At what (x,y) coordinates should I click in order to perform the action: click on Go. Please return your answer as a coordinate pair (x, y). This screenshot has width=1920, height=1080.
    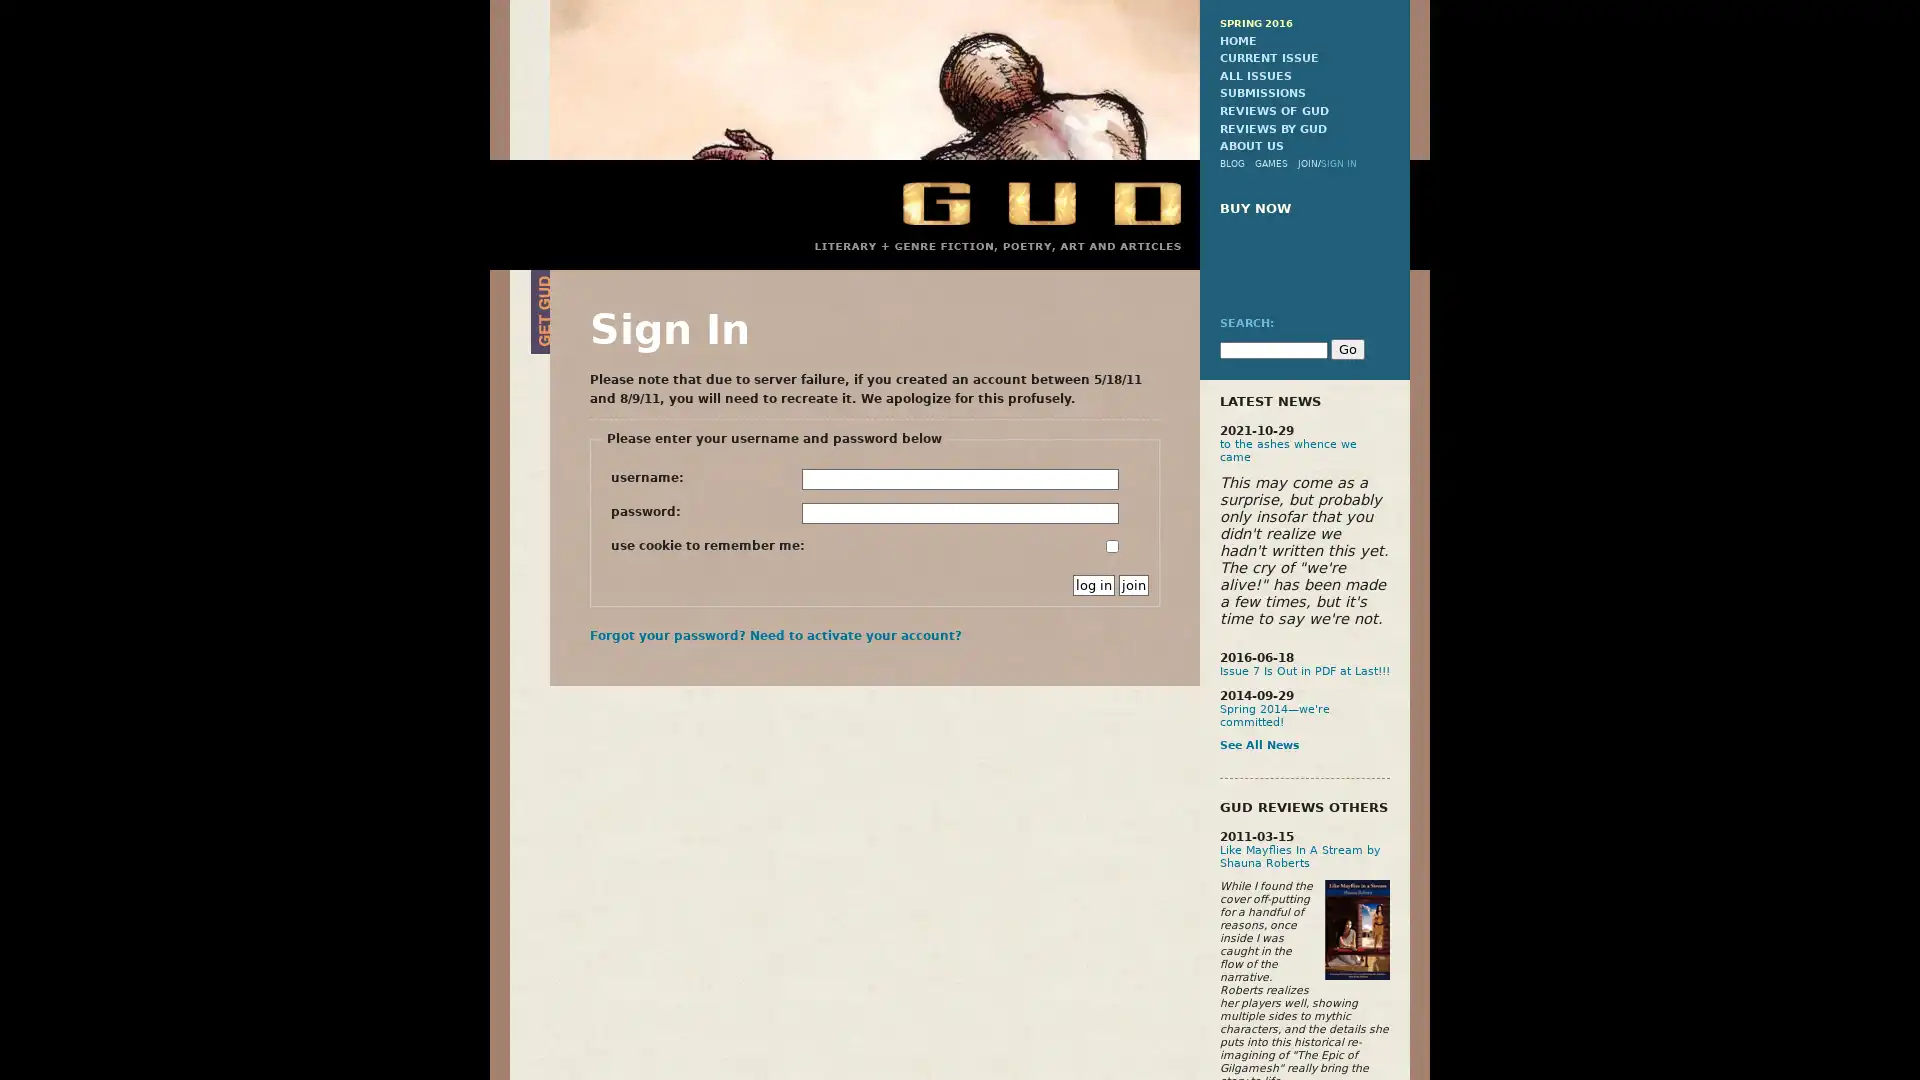
    Looking at the image, I should click on (1348, 348).